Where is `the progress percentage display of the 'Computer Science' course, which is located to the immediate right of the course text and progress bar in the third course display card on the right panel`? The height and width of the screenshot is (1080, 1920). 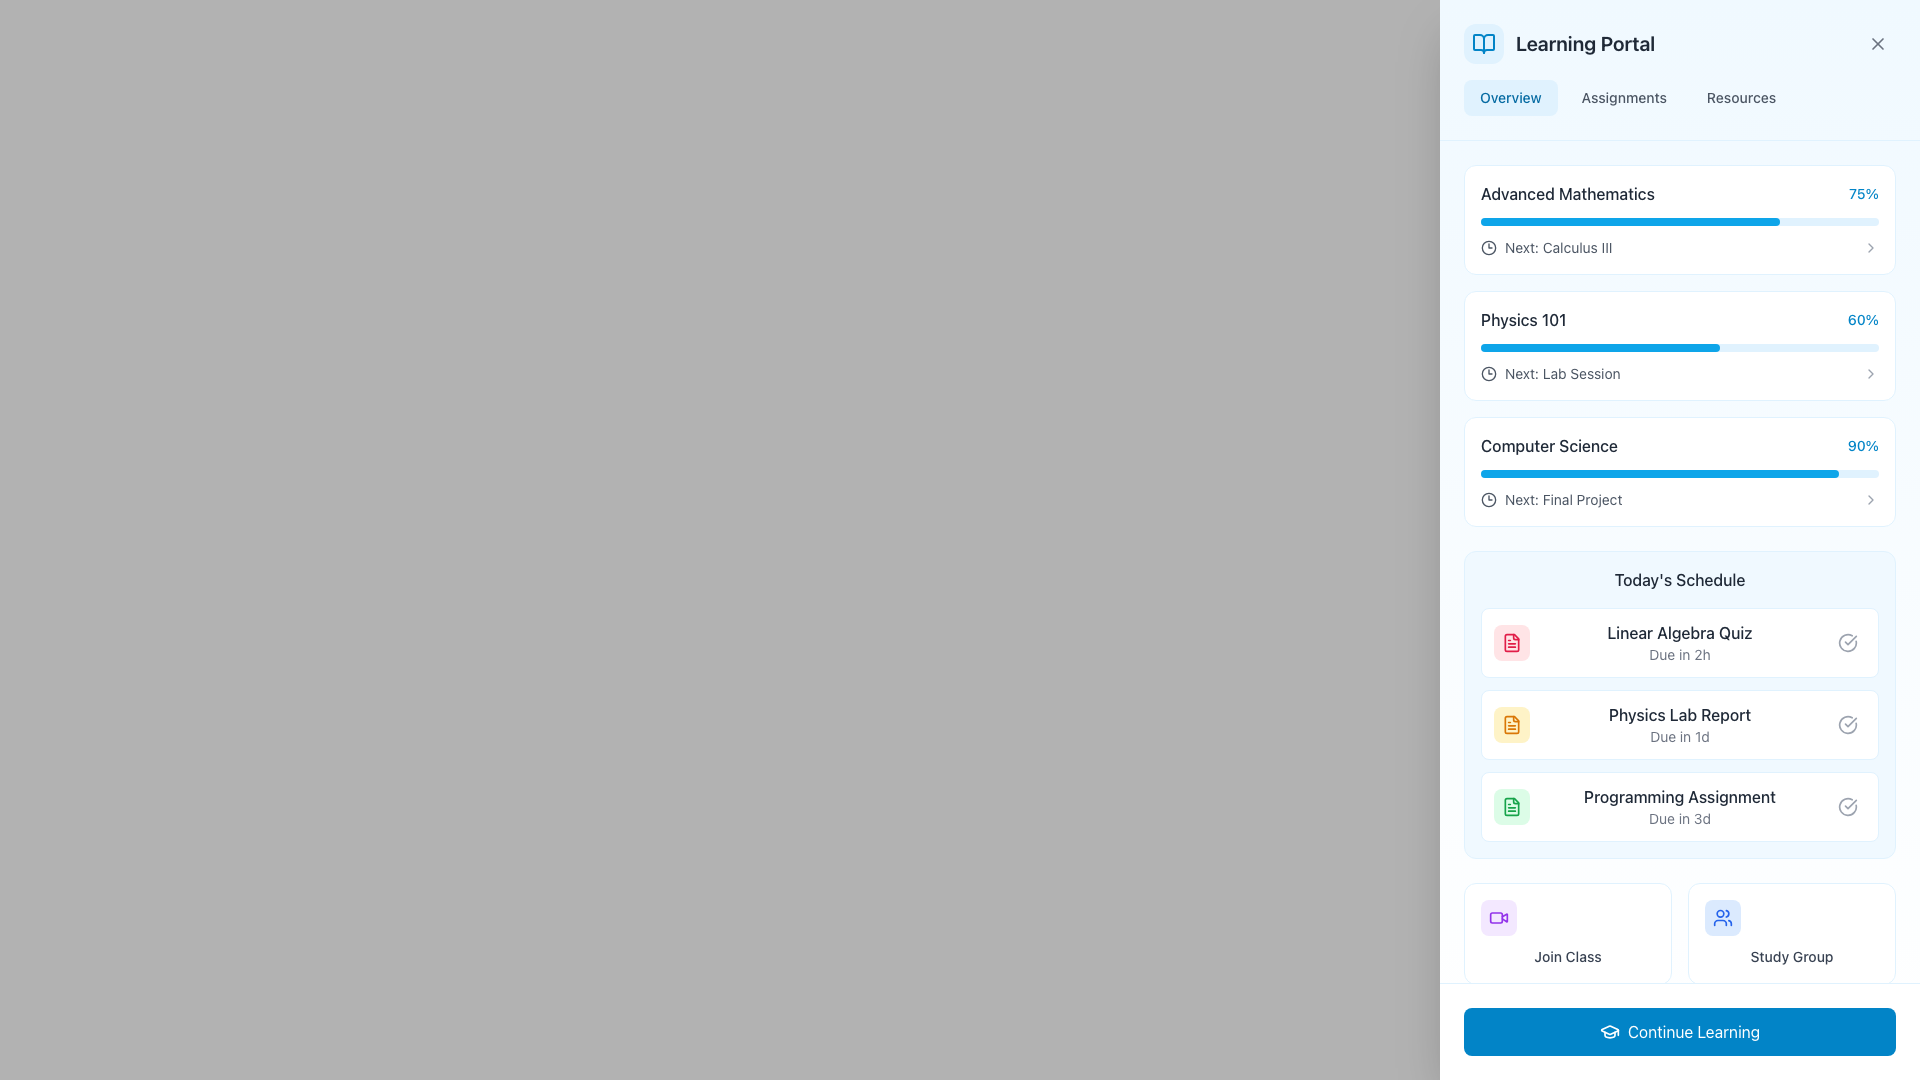
the progress percentage display of the 'Computer Science' course, which is located to the immediate right of the course text and progress bar in the third course display card on the right panel is located at coordinates (1862, 445).